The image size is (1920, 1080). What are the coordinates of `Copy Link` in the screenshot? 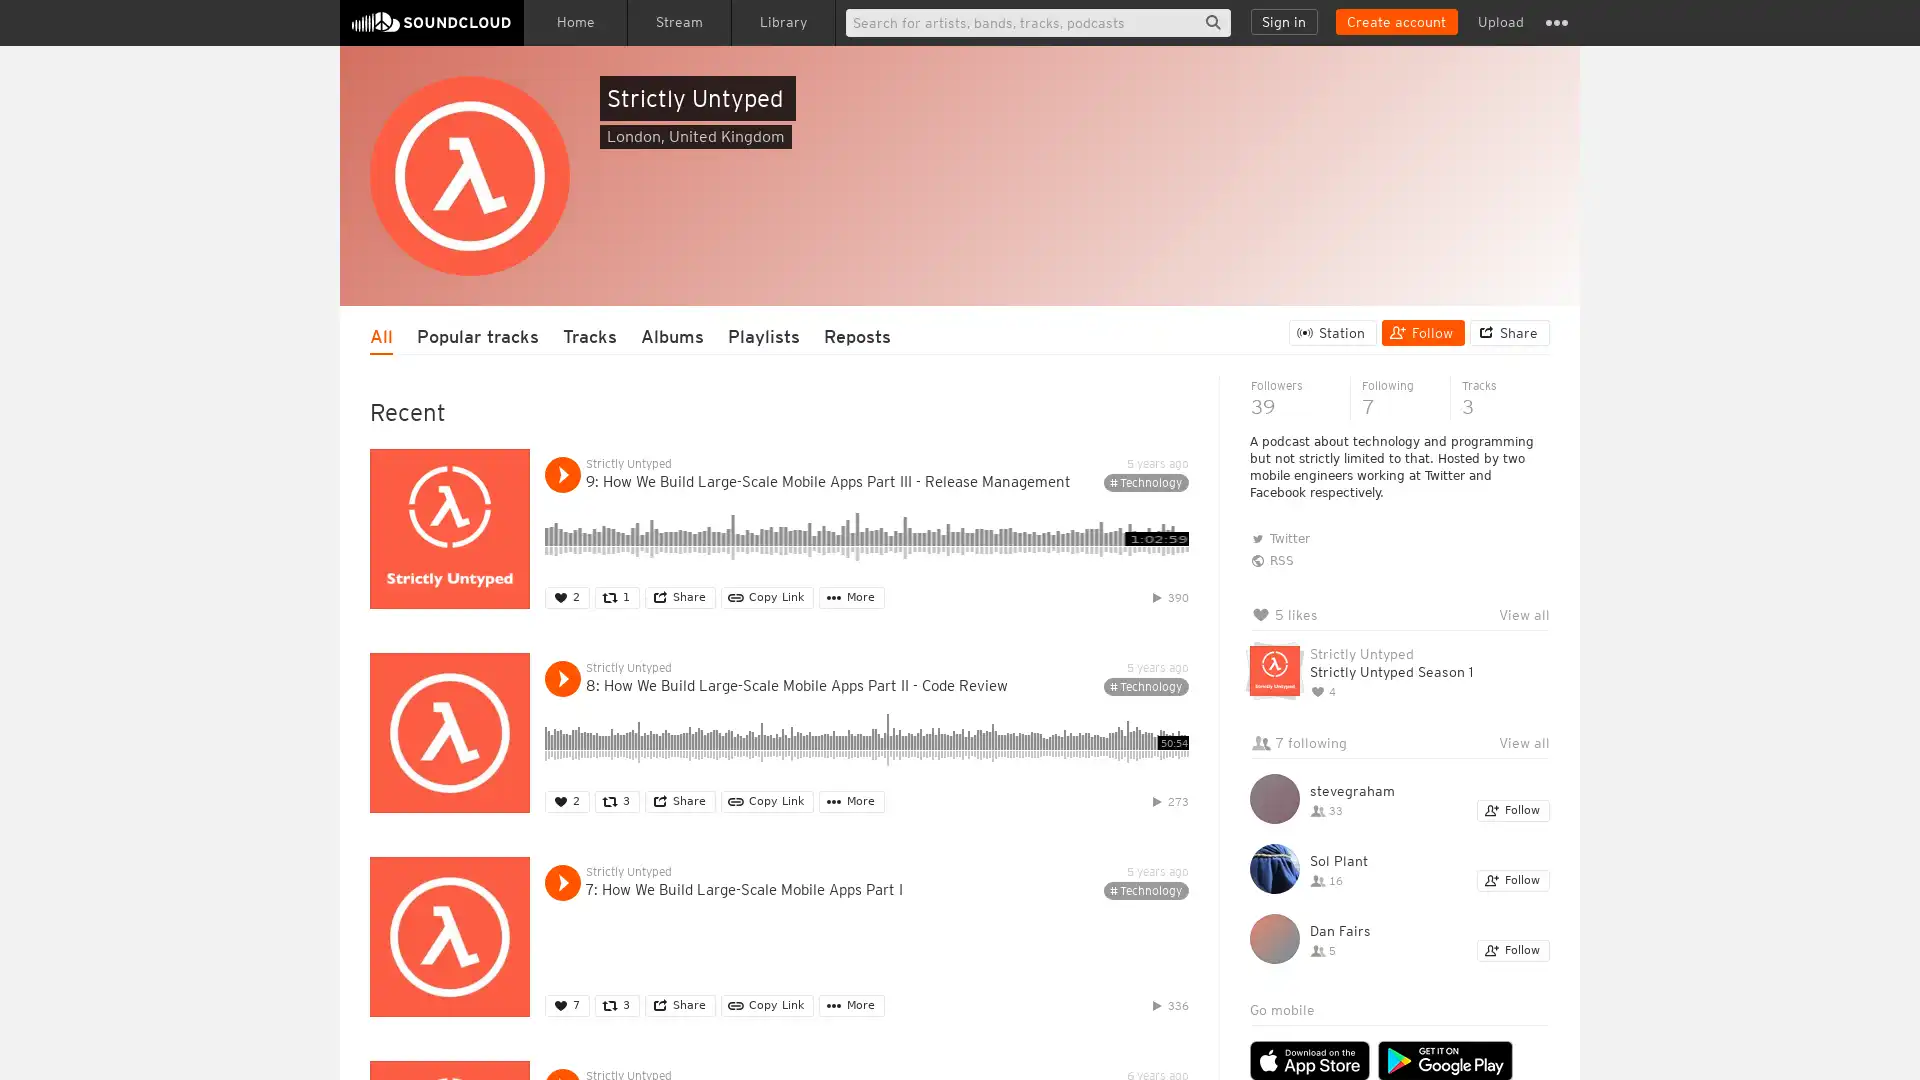 It's located at (766, 596).